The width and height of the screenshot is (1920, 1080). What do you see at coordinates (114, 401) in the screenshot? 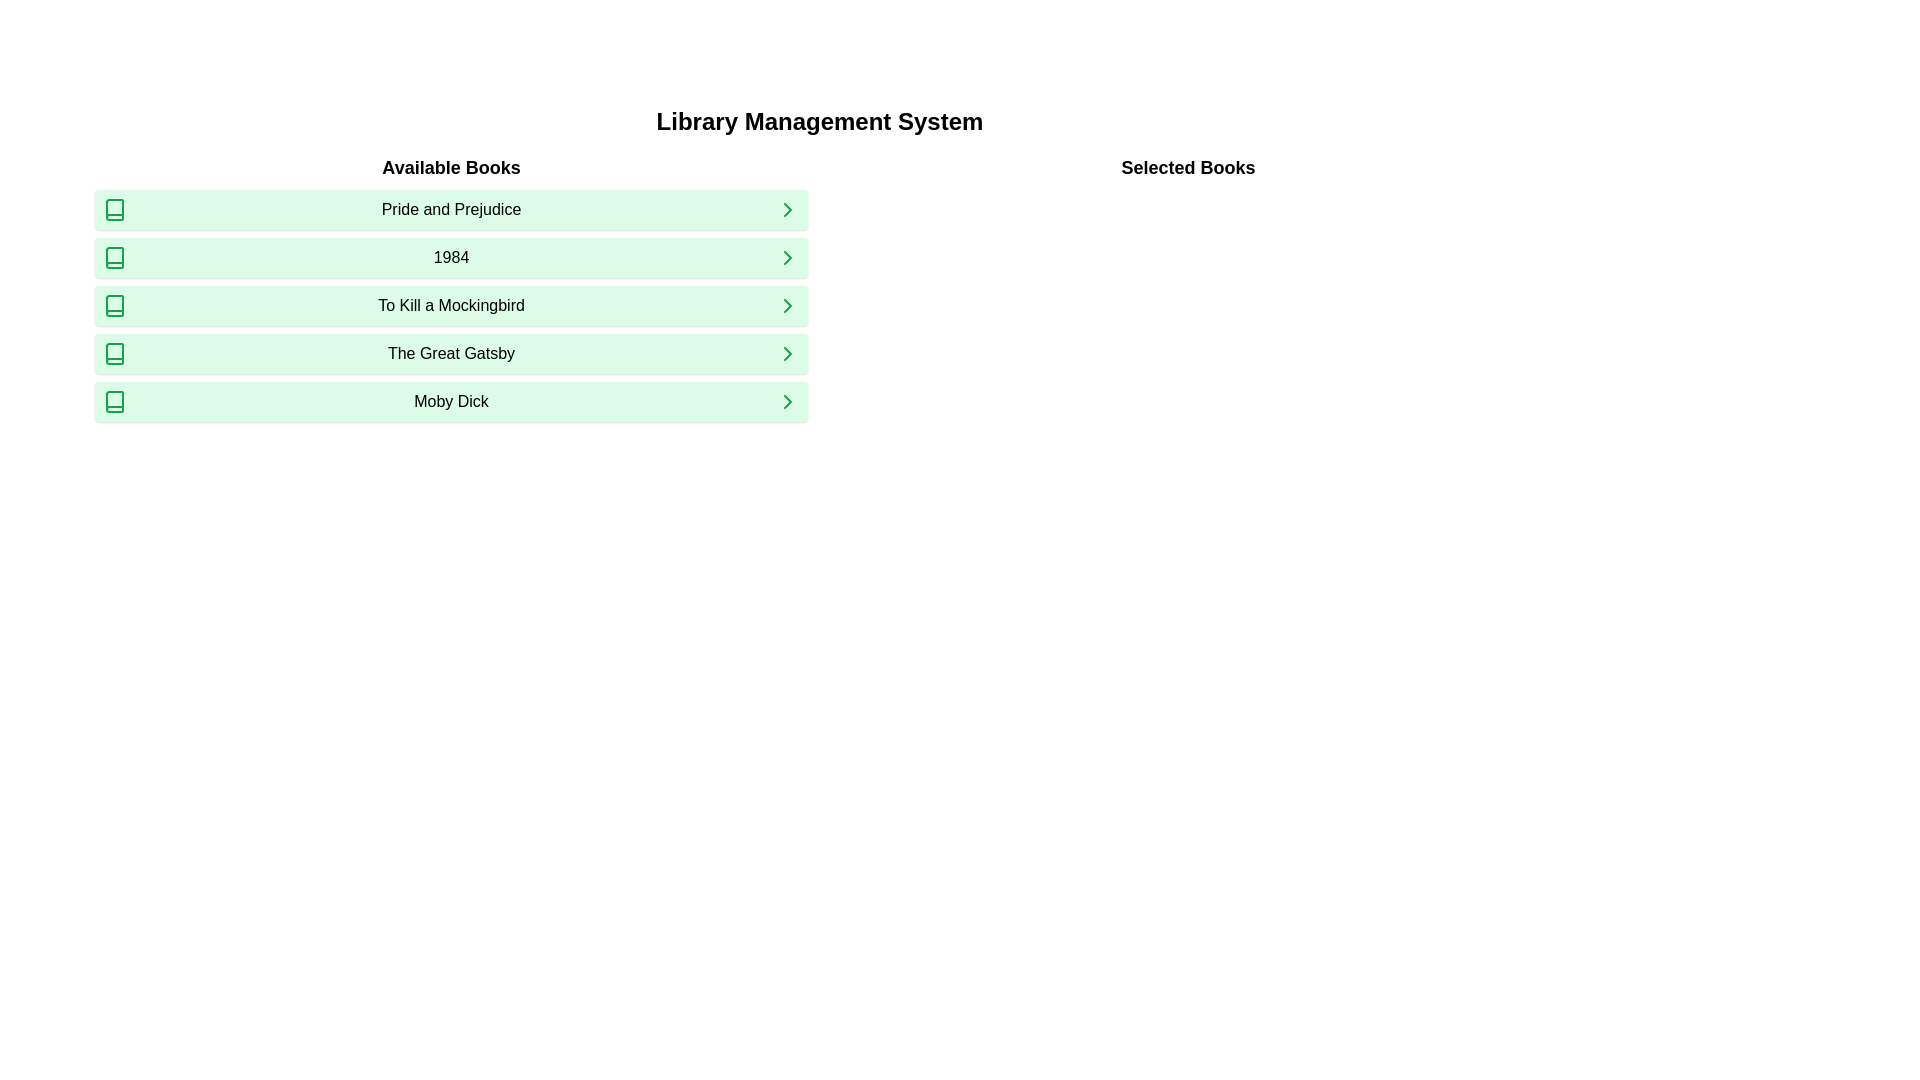
I see `the stylized green book icon located in the 'Available Books' section next to the 'Moby Dick' label` at bounding box center [114, 401].